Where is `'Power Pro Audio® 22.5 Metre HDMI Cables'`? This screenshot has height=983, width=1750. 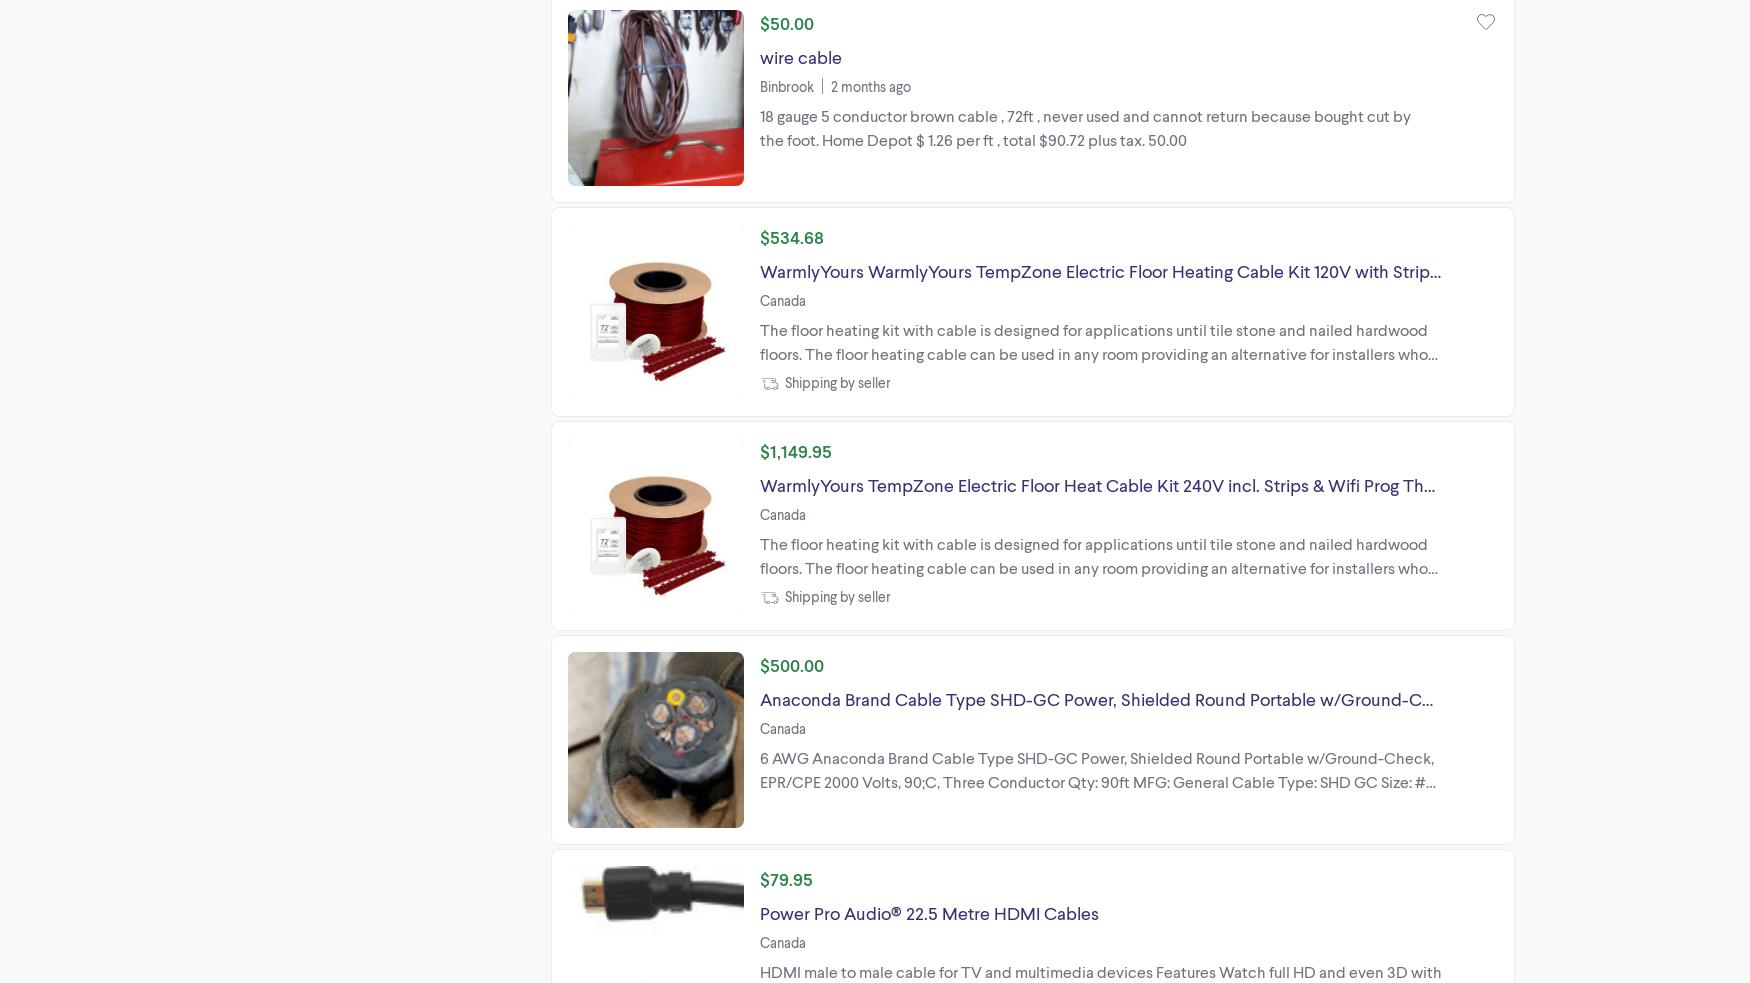
'Power Pro Audio® 22.5 Metre HDMI Cables' is located at coordinates (928, 912).